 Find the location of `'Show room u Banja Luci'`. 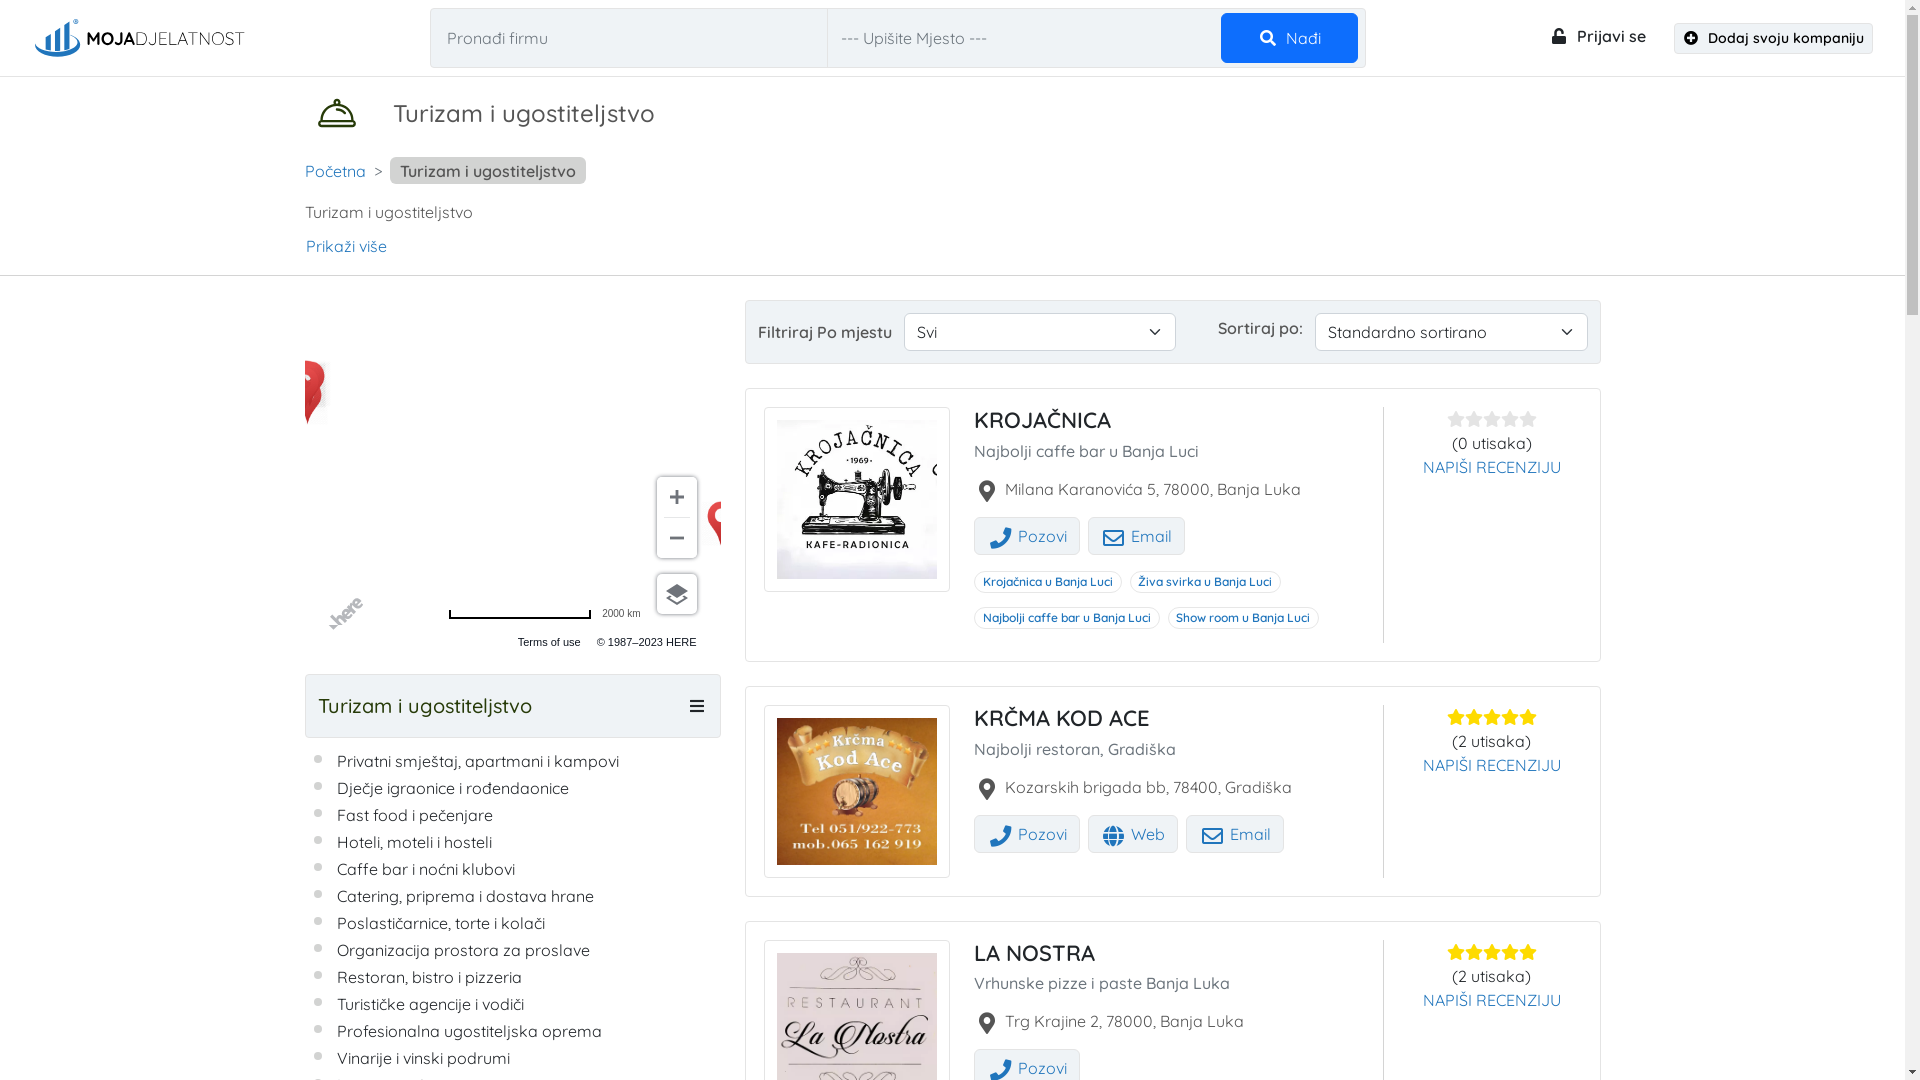

'Show room u Banja Luci' is located at coordinates (1167, 616).